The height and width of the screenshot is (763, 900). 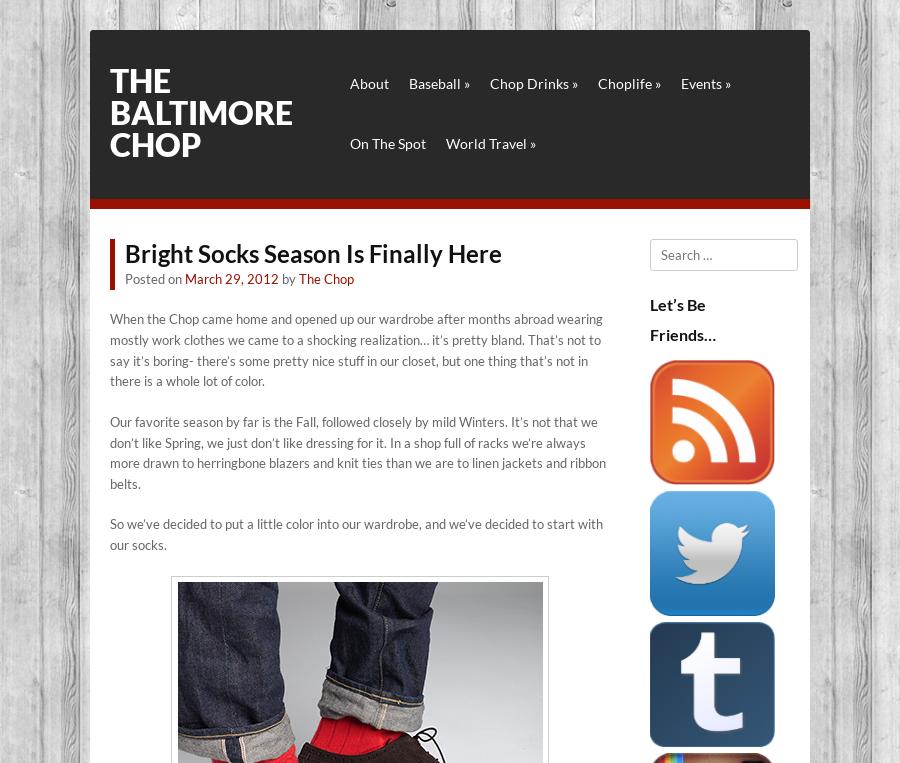 What do you see at coordinates (669, 246) in the screenshot?
I see `'Search'` at bounding box center [669, 246].